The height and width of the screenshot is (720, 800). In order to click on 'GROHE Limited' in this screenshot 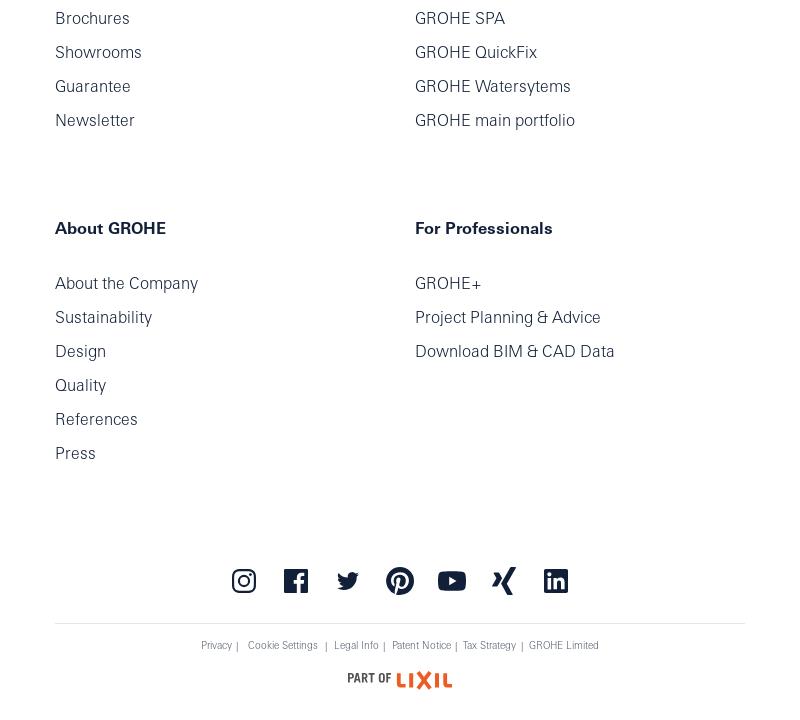, I will do `click(528, 644)`.